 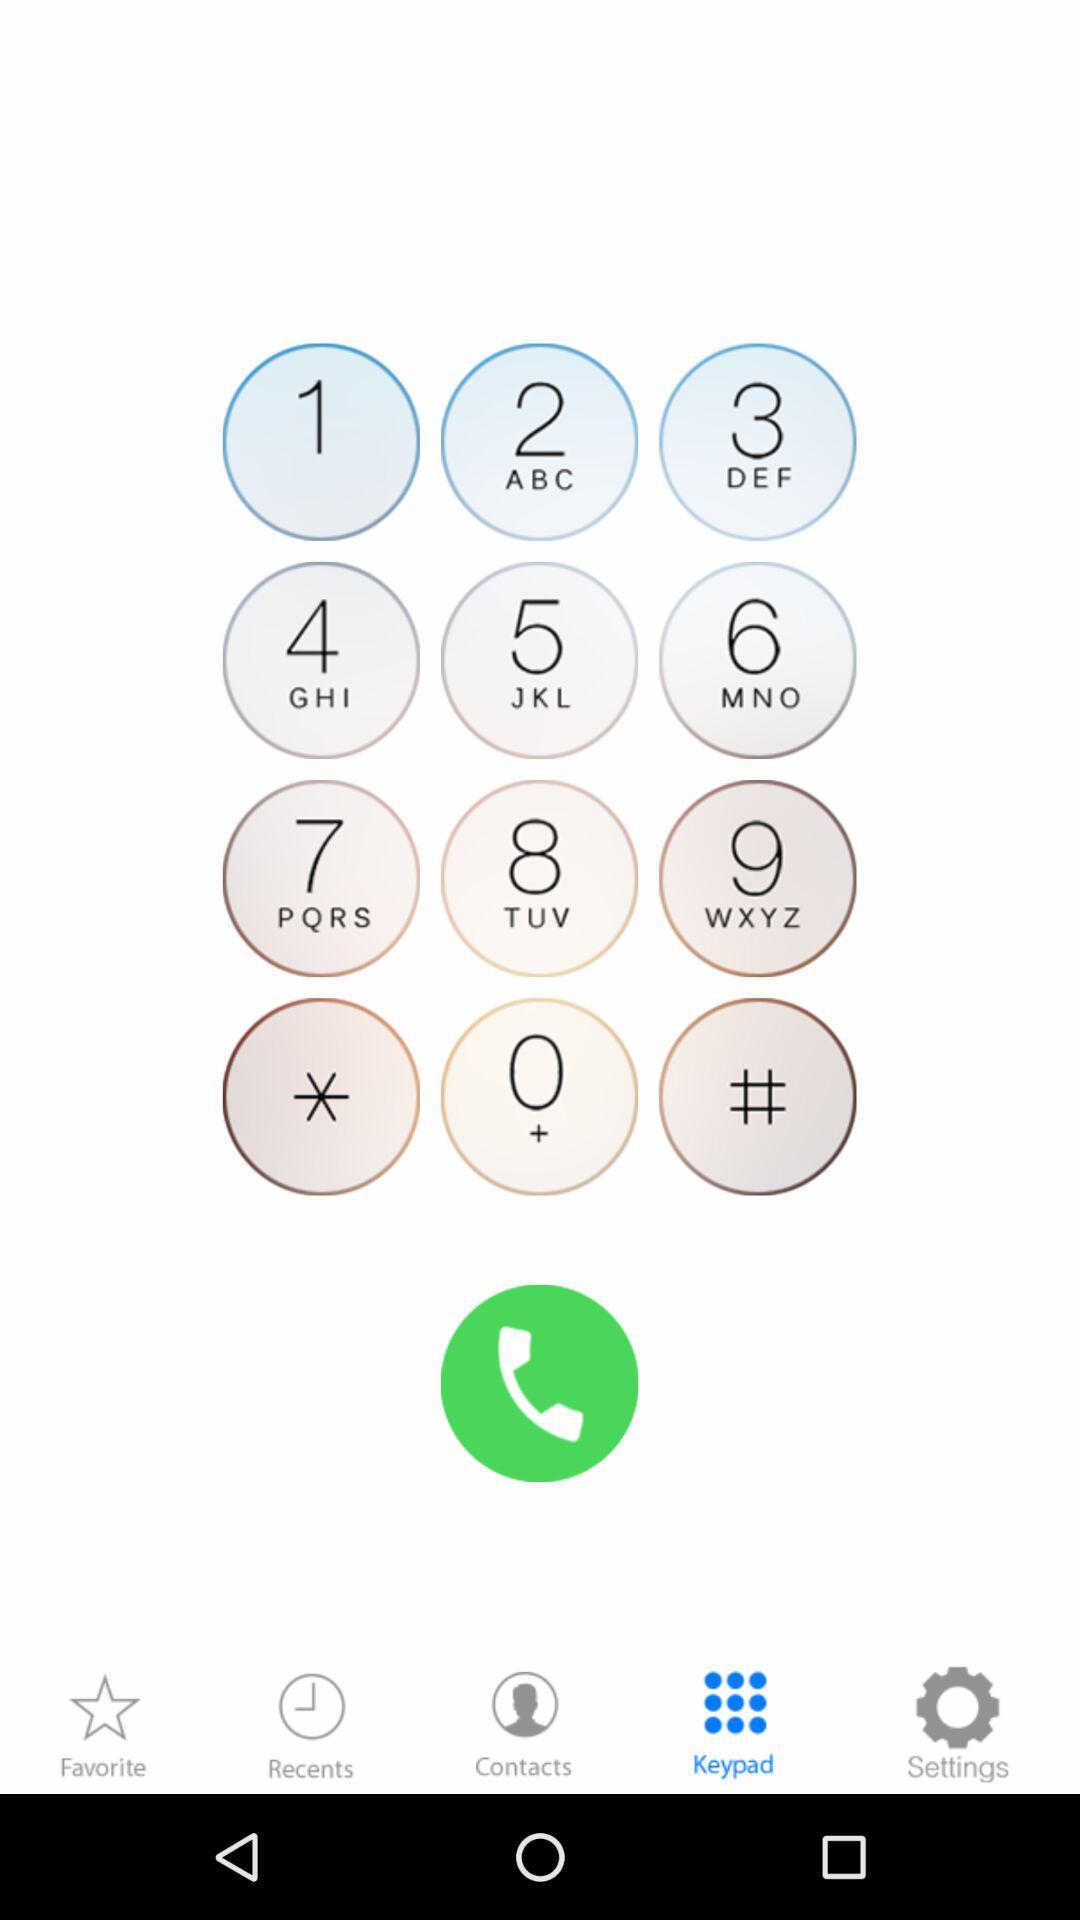 I want to click on the star icon, so click(x=103, y=1844).